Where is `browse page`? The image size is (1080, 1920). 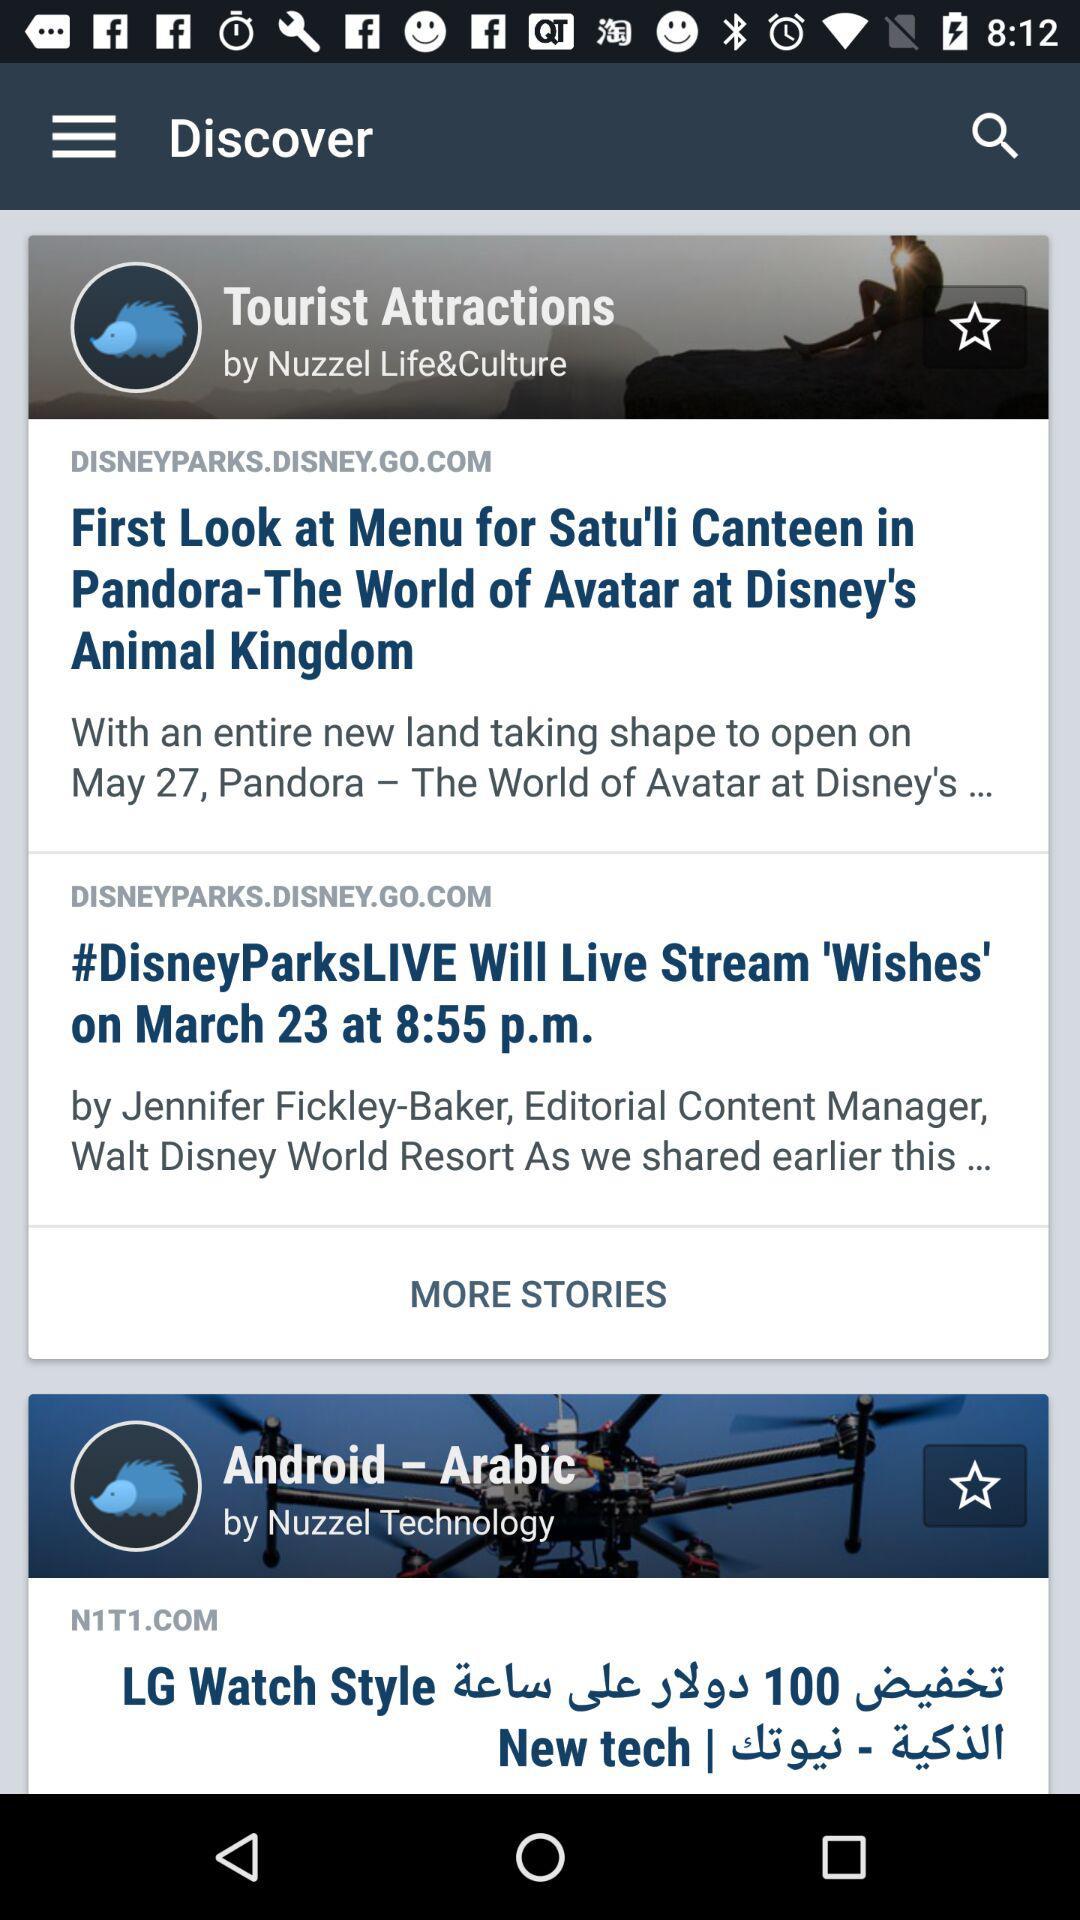 browse page is located at coordinates (104, 135).